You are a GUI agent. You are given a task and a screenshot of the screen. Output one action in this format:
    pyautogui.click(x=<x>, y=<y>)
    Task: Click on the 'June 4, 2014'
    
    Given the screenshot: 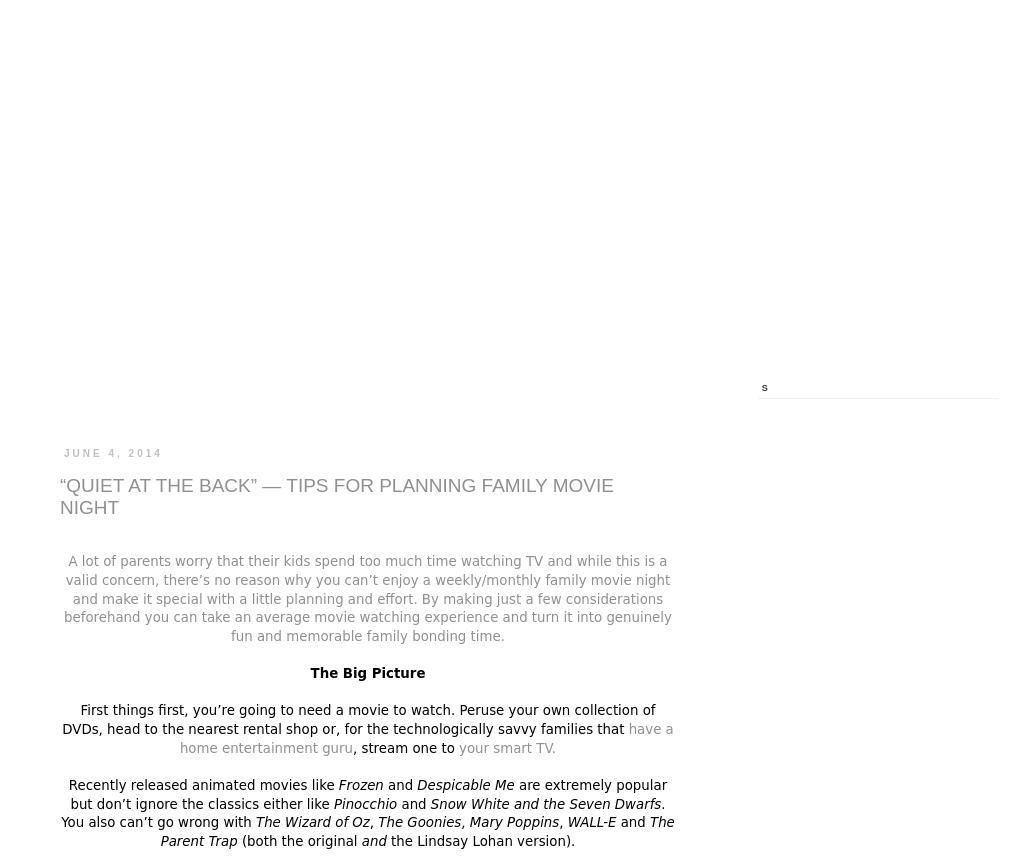 What is the action you would take?
    pyautogui.click(x=111, y=452)
    